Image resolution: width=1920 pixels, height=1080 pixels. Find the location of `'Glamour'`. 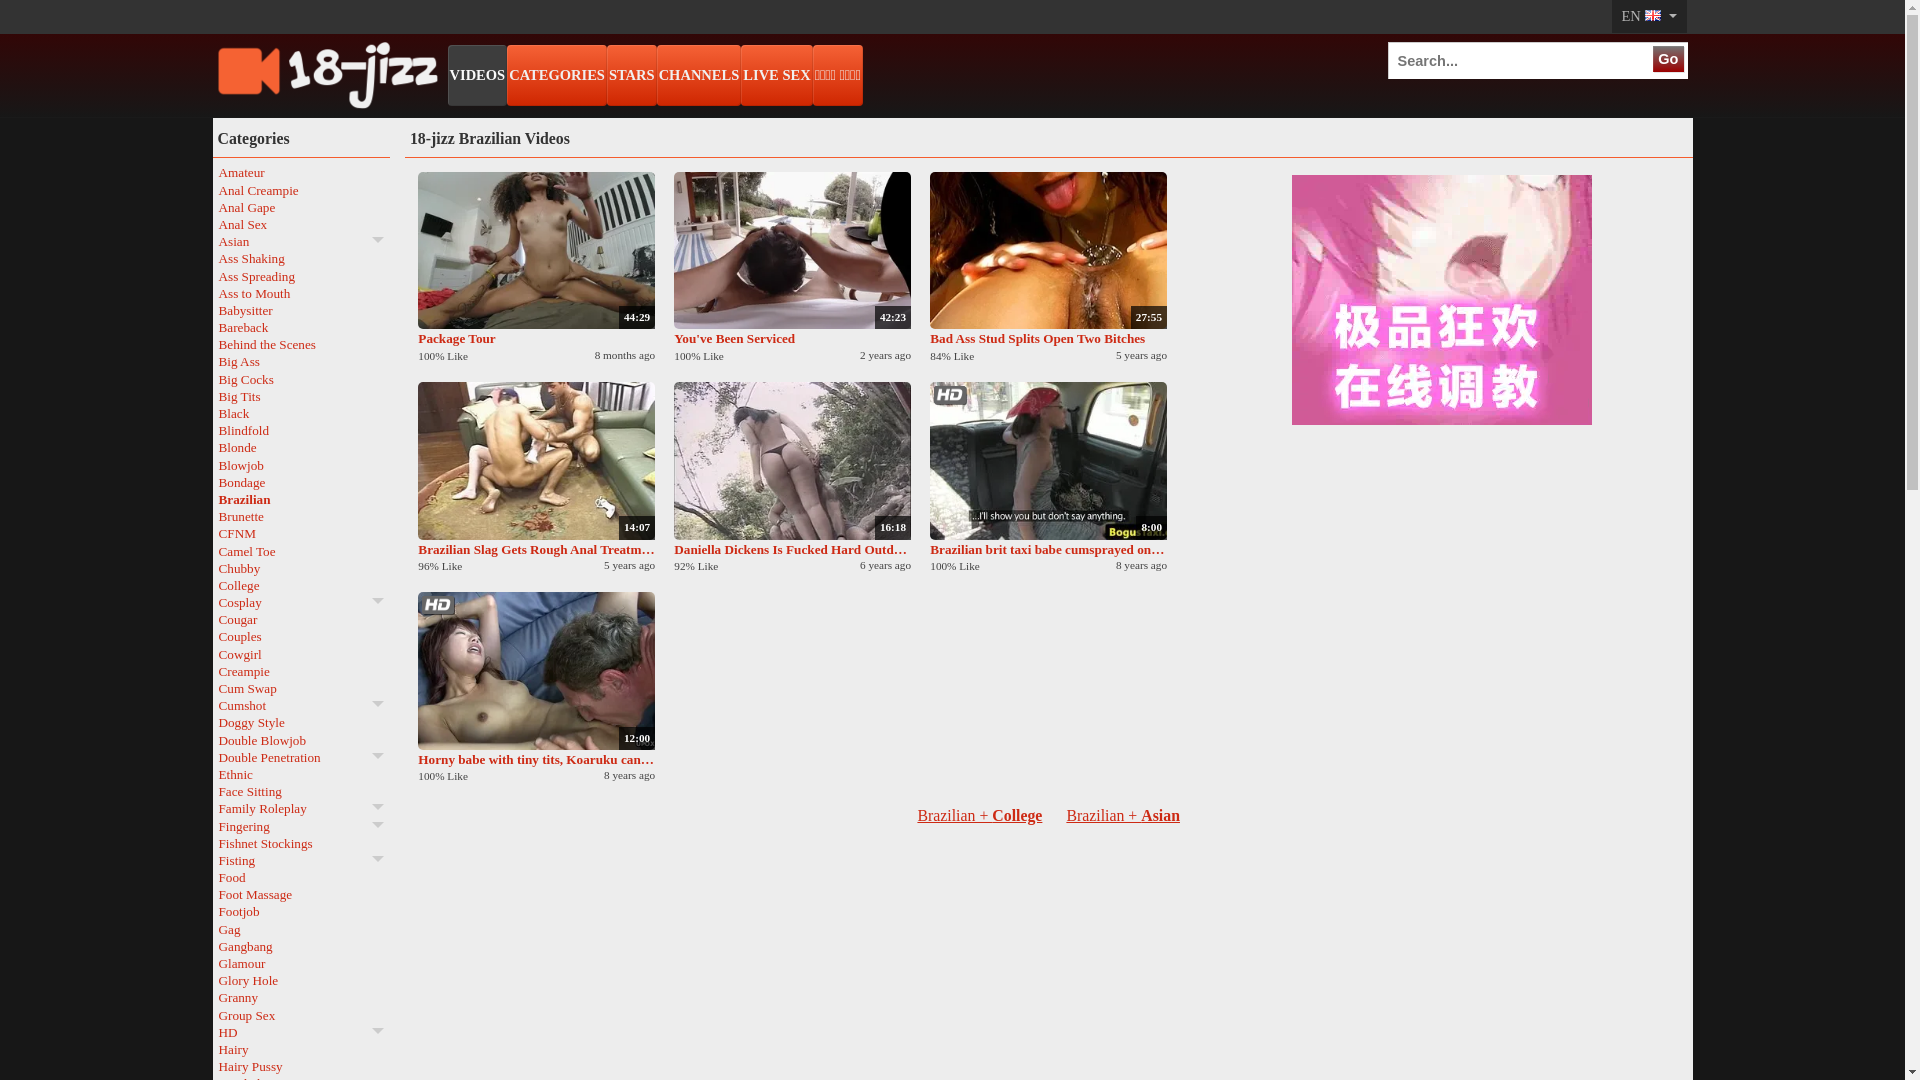

'Glamour' is located at coordinates (300, 962).